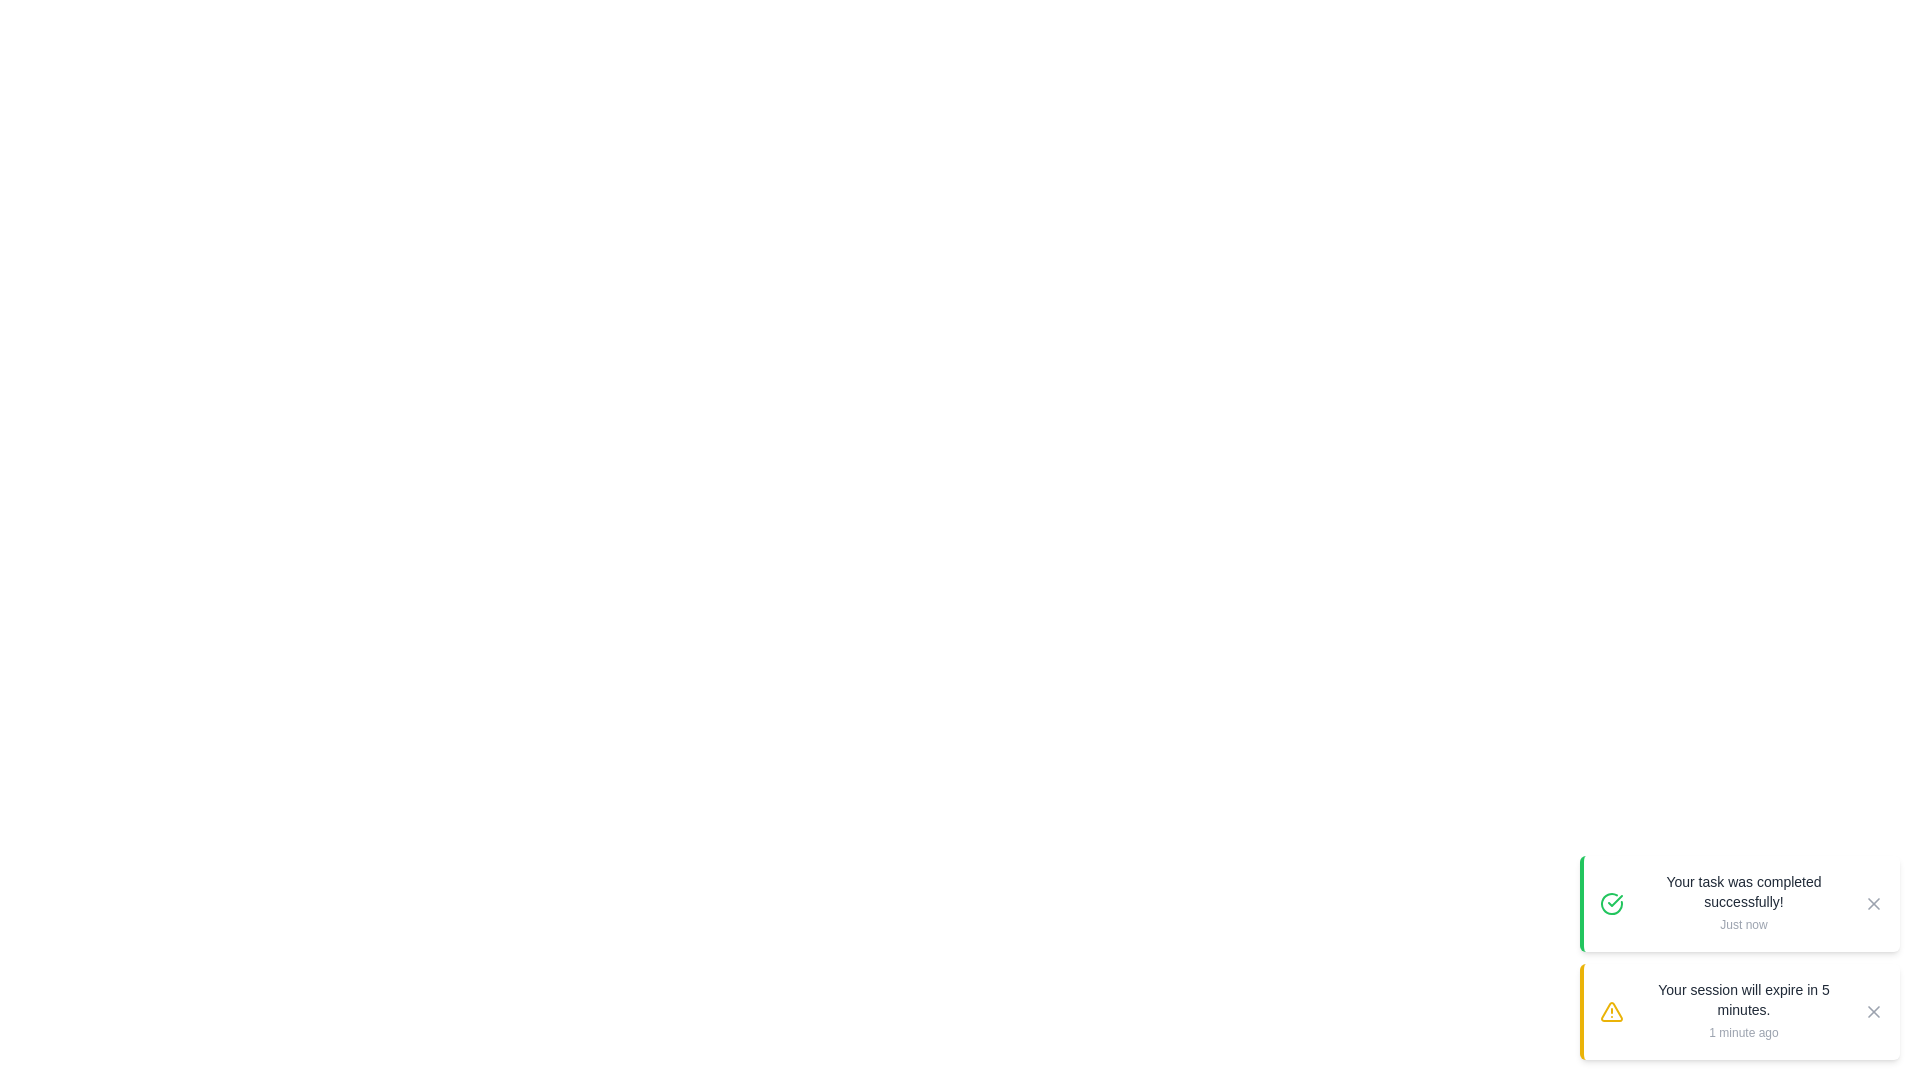  What do you see at coordinates (1872, 903) in the screenshot?
I see `the close button of the snackbar with message 'Your task was completed successfully!'` at bounding box center [1872, 903].